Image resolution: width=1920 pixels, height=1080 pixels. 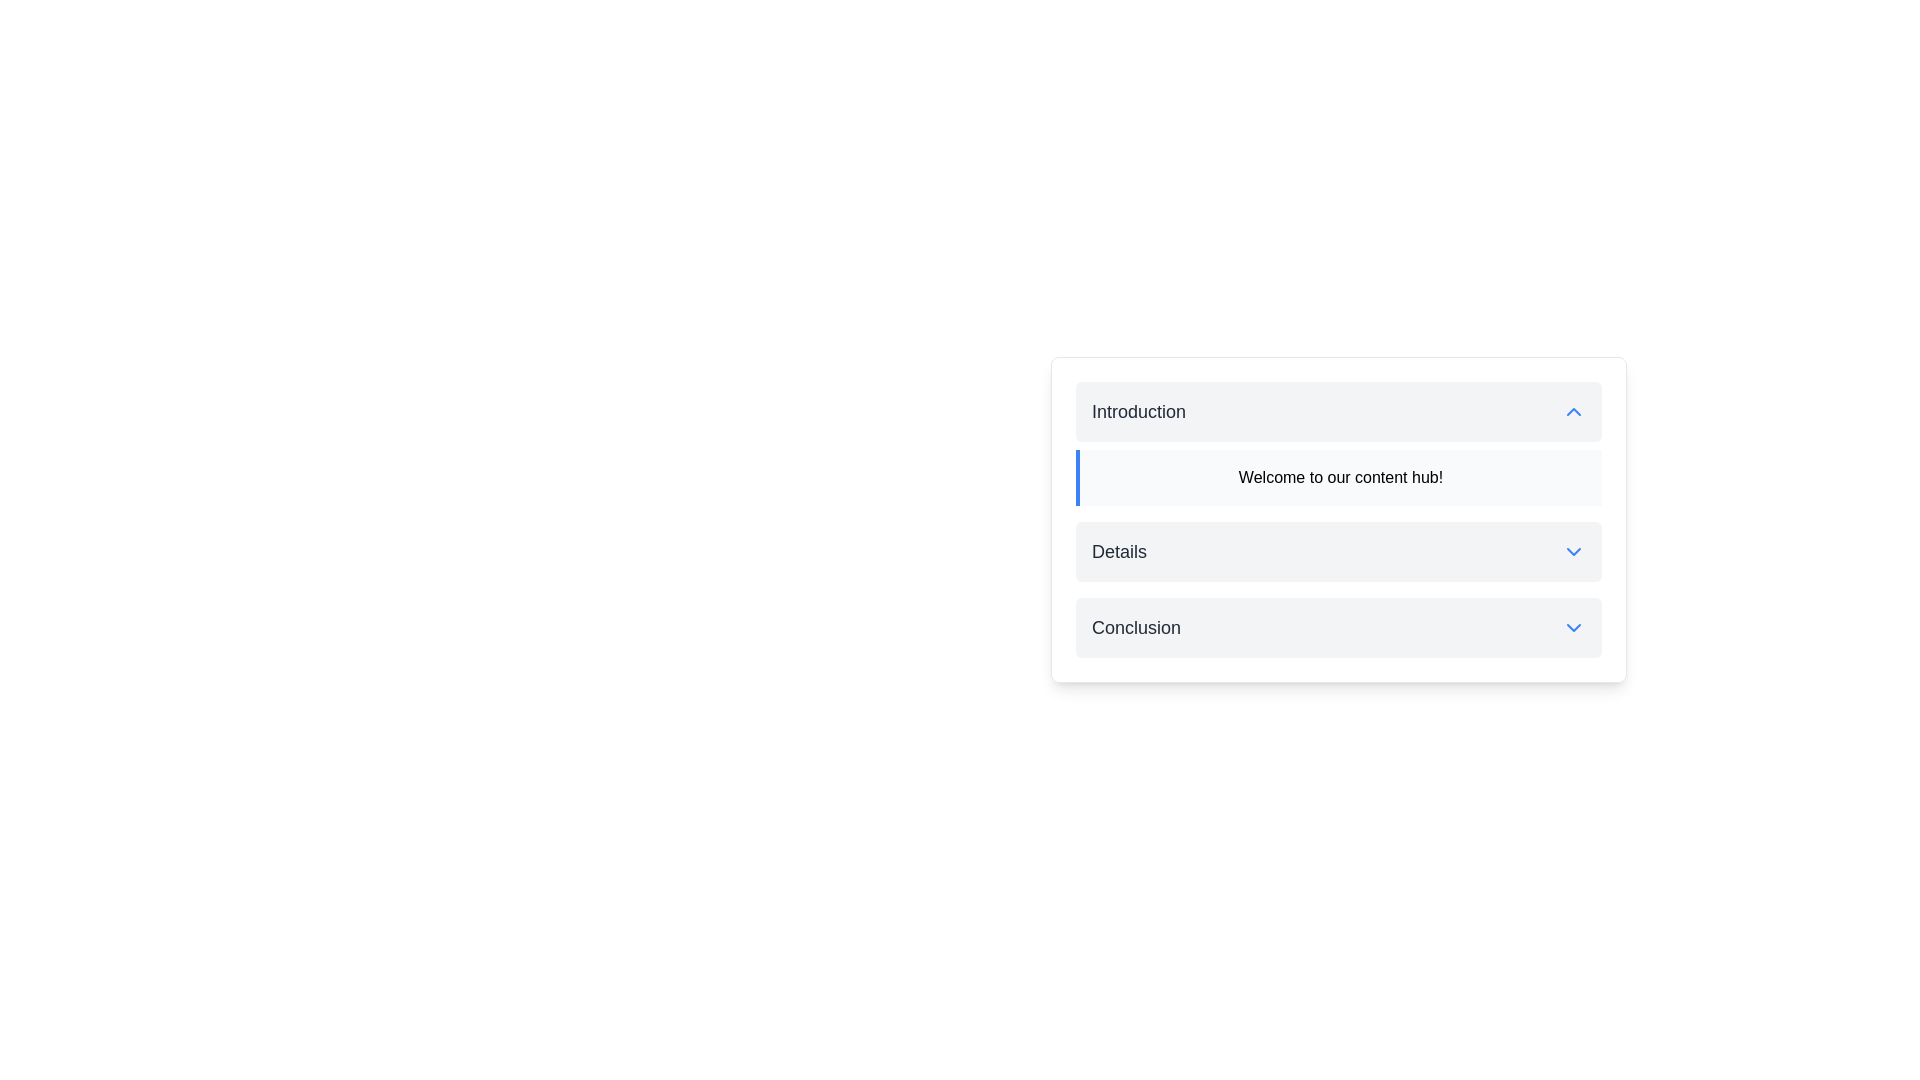 I want to click on the 'Conclusion' text label, which likely serves as a title for a collapsible section within the interface, so click(x=1136, y=627).